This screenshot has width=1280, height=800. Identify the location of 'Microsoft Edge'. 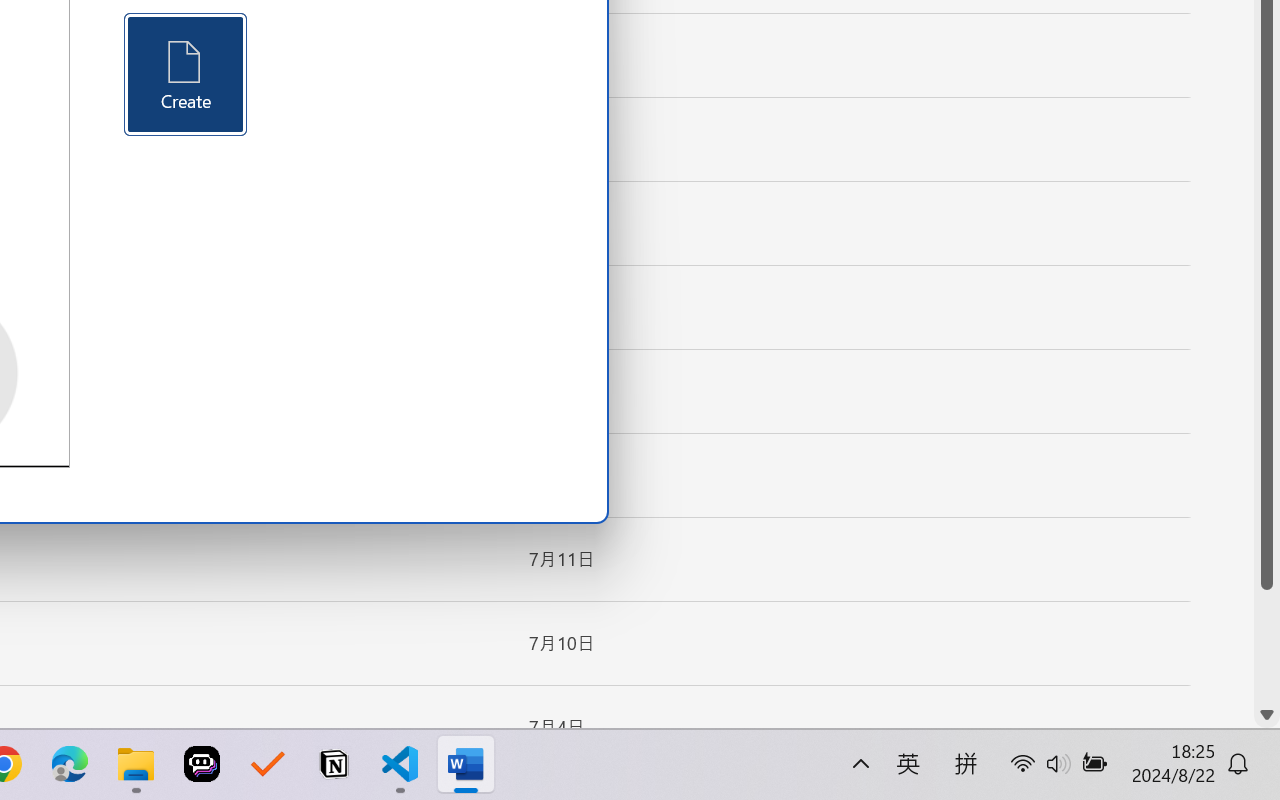
(69, 764).